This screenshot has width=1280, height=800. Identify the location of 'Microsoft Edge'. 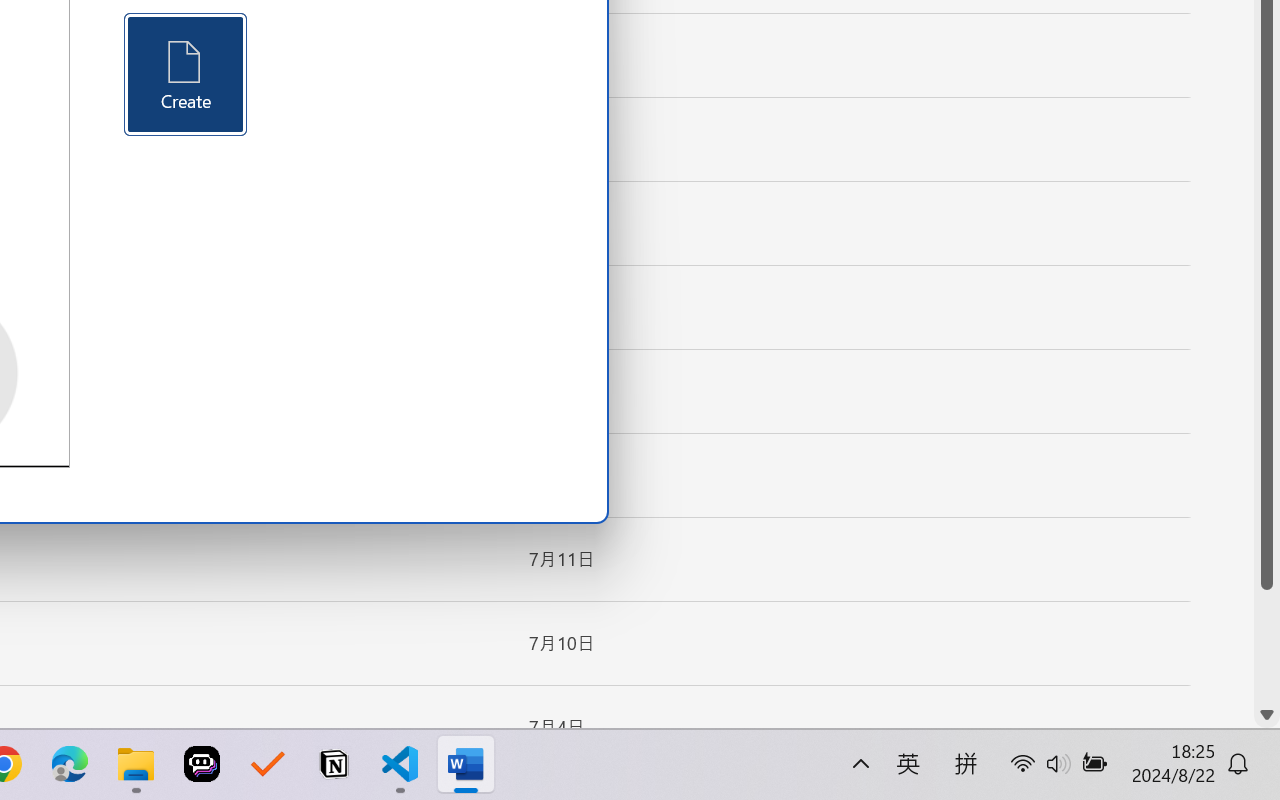
(69, 764).